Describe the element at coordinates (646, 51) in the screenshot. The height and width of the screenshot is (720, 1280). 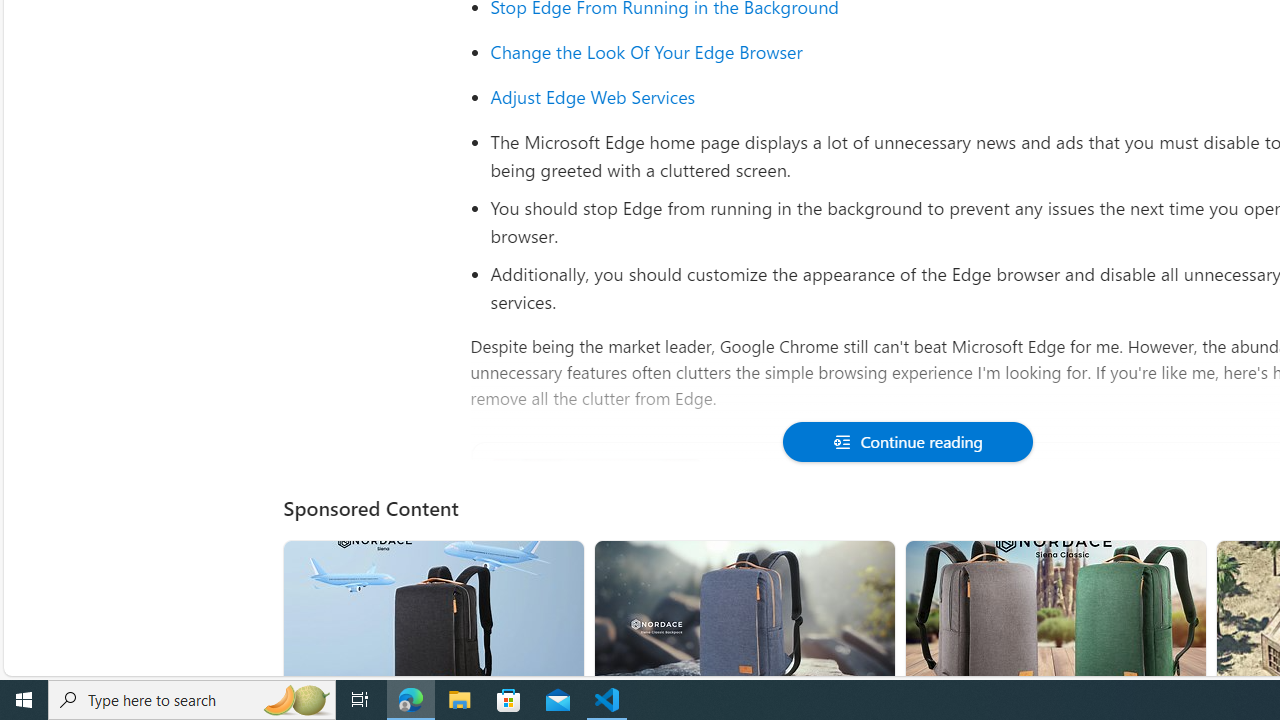
I see `'Change the Look Of Your Edge Browser'` at that location.